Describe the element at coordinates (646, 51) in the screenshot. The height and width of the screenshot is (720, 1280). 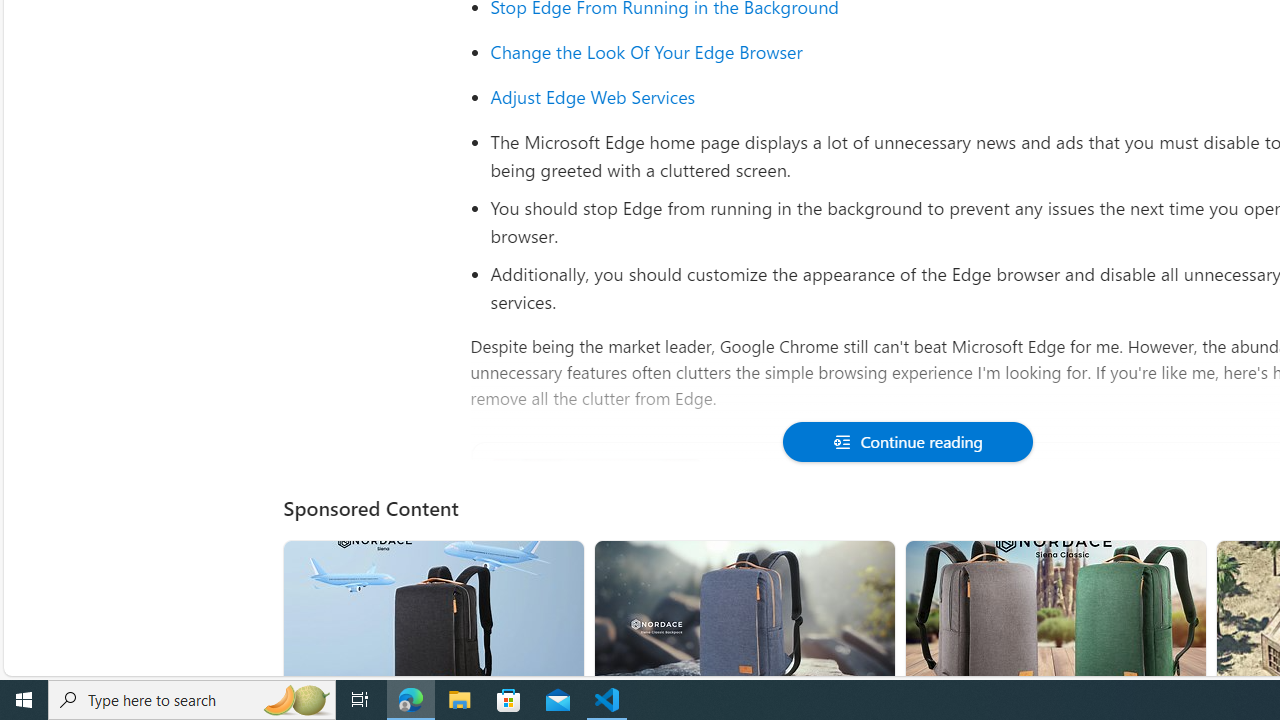
I see `'Change the Look Of Your Edge Browser'` at that location.